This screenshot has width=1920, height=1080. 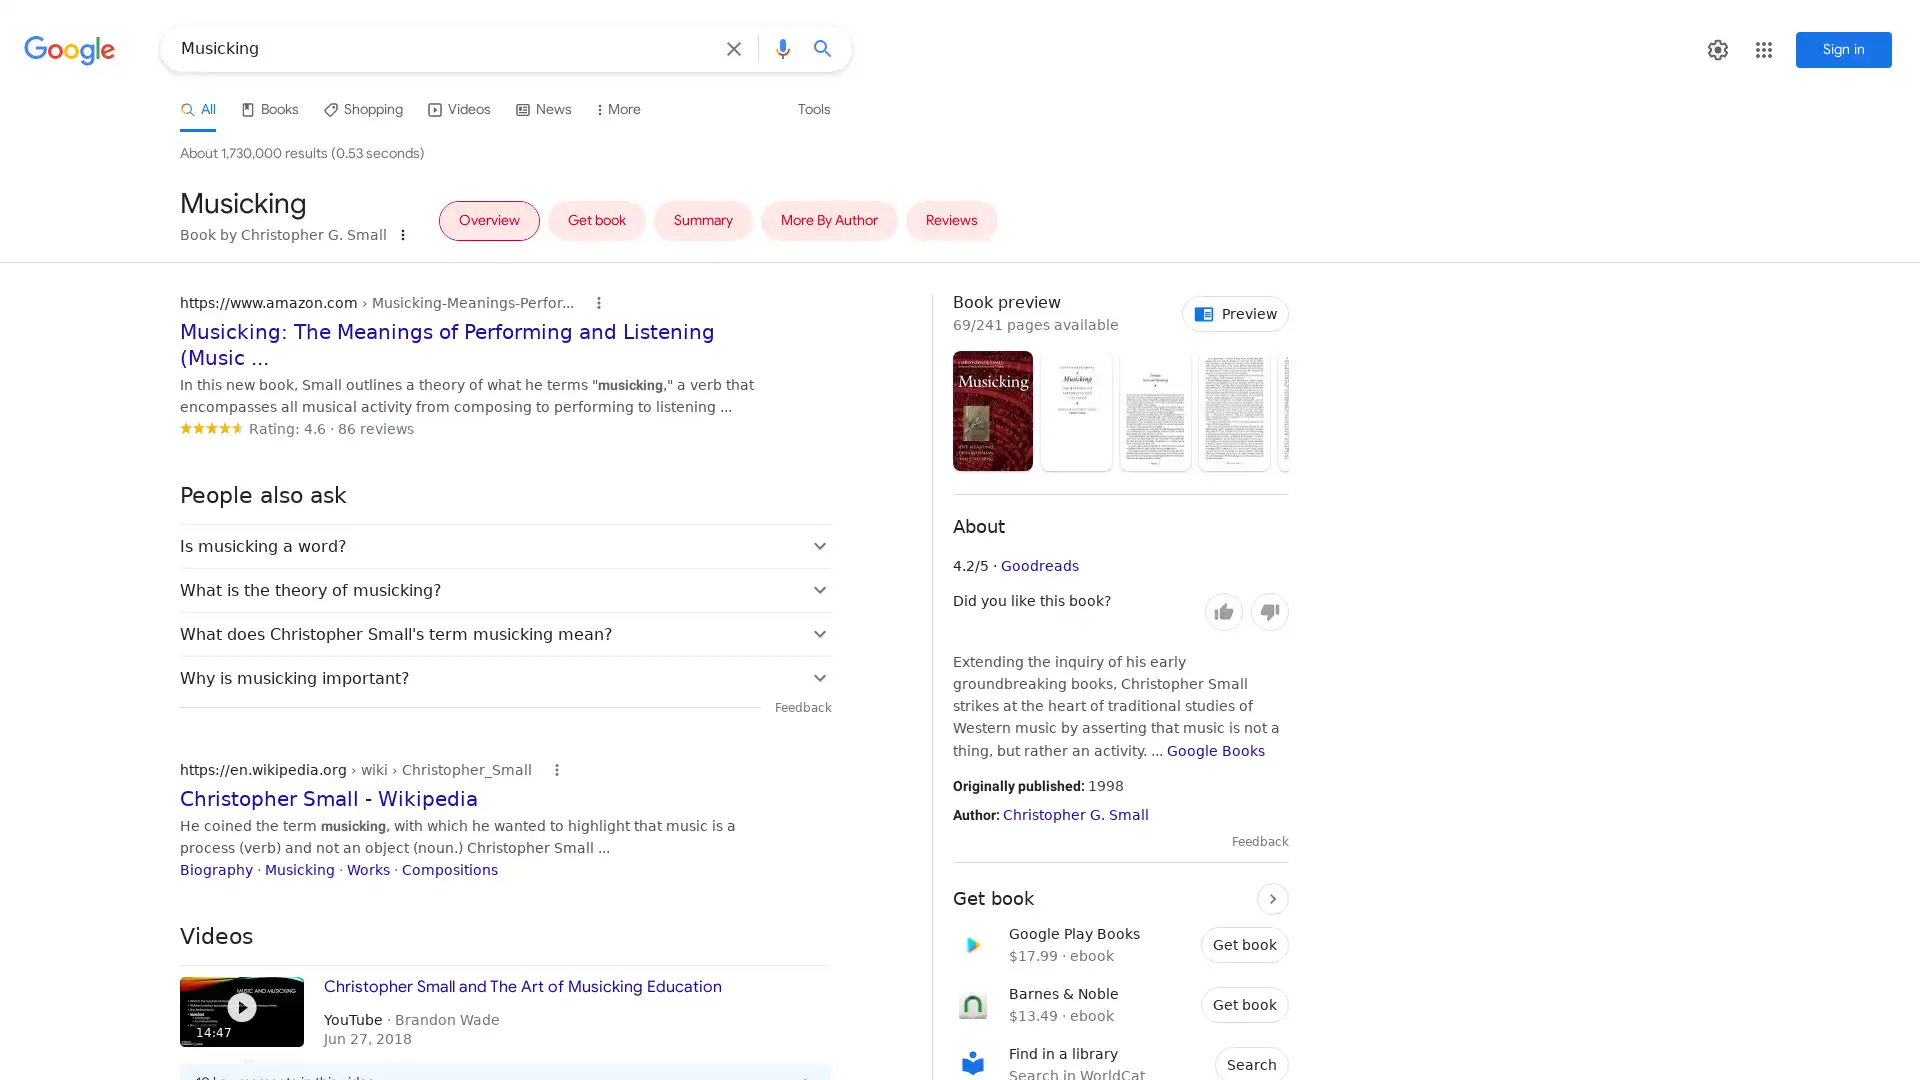 What do you see at coordinates (1732, 49) in the screenshot?
I see `Settings` at bounding box center [1732, 49].